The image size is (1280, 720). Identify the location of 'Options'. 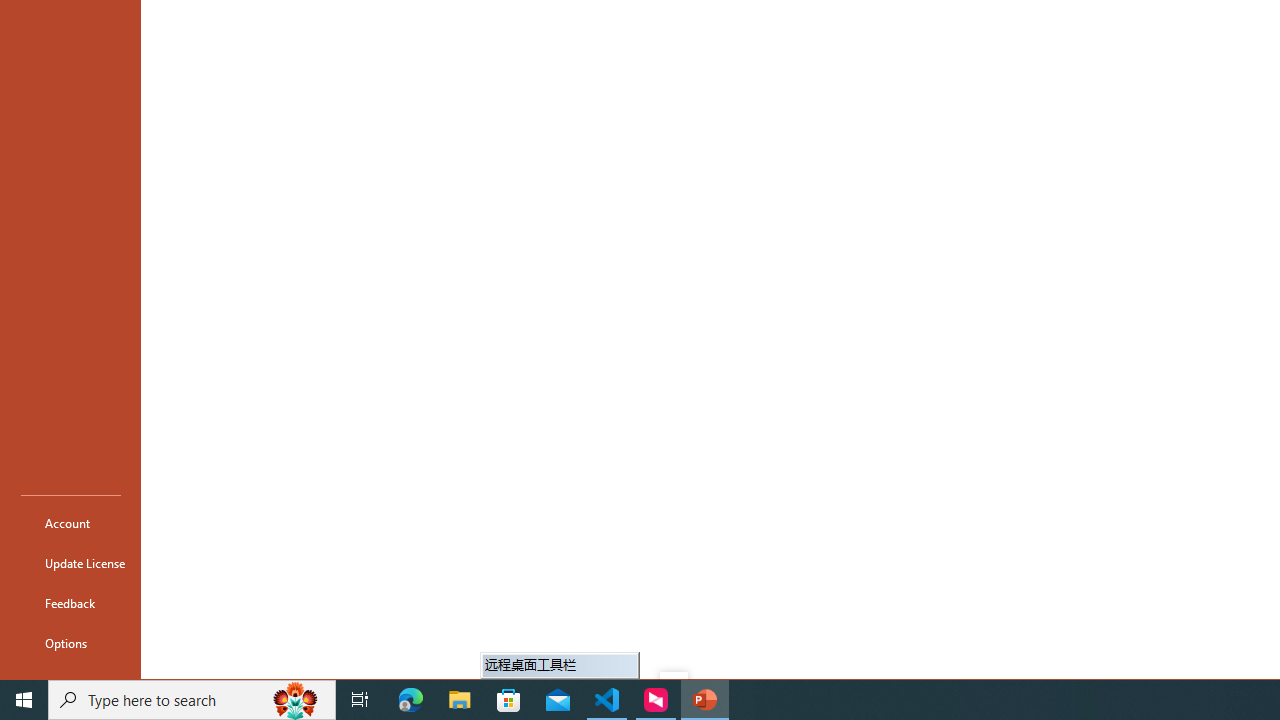
(71, 642).